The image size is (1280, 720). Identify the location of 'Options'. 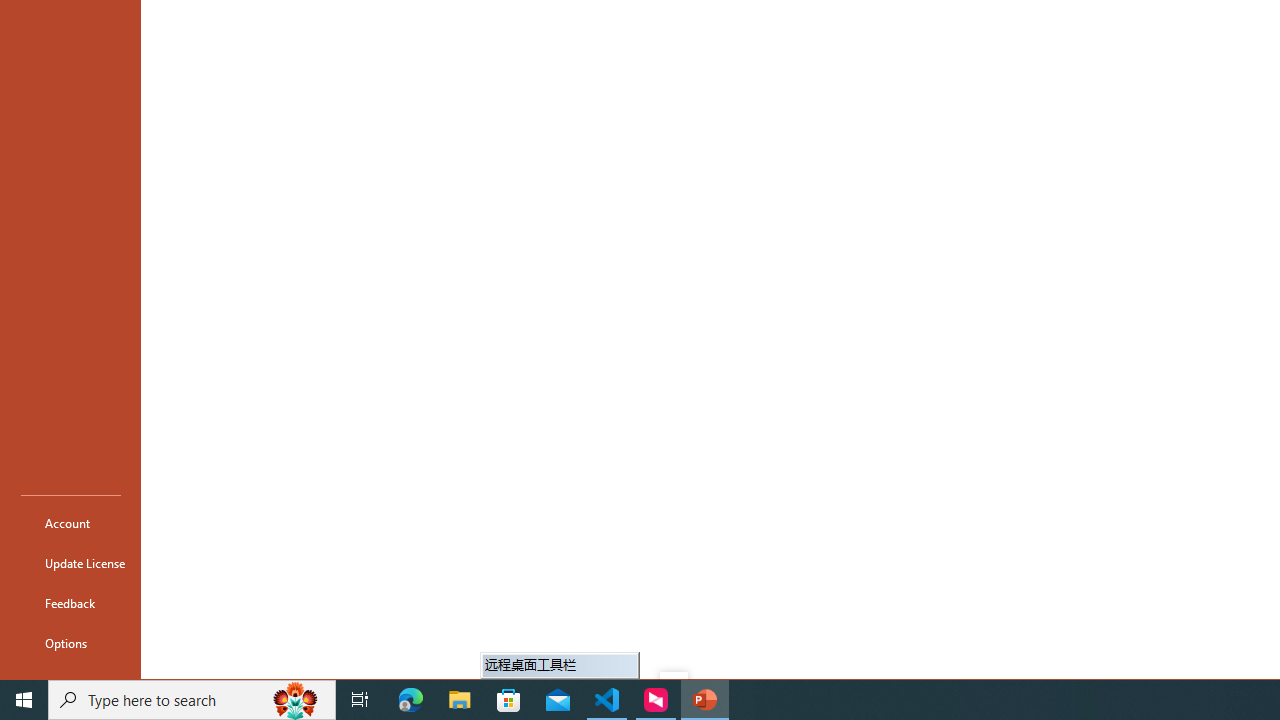
(71, 642).